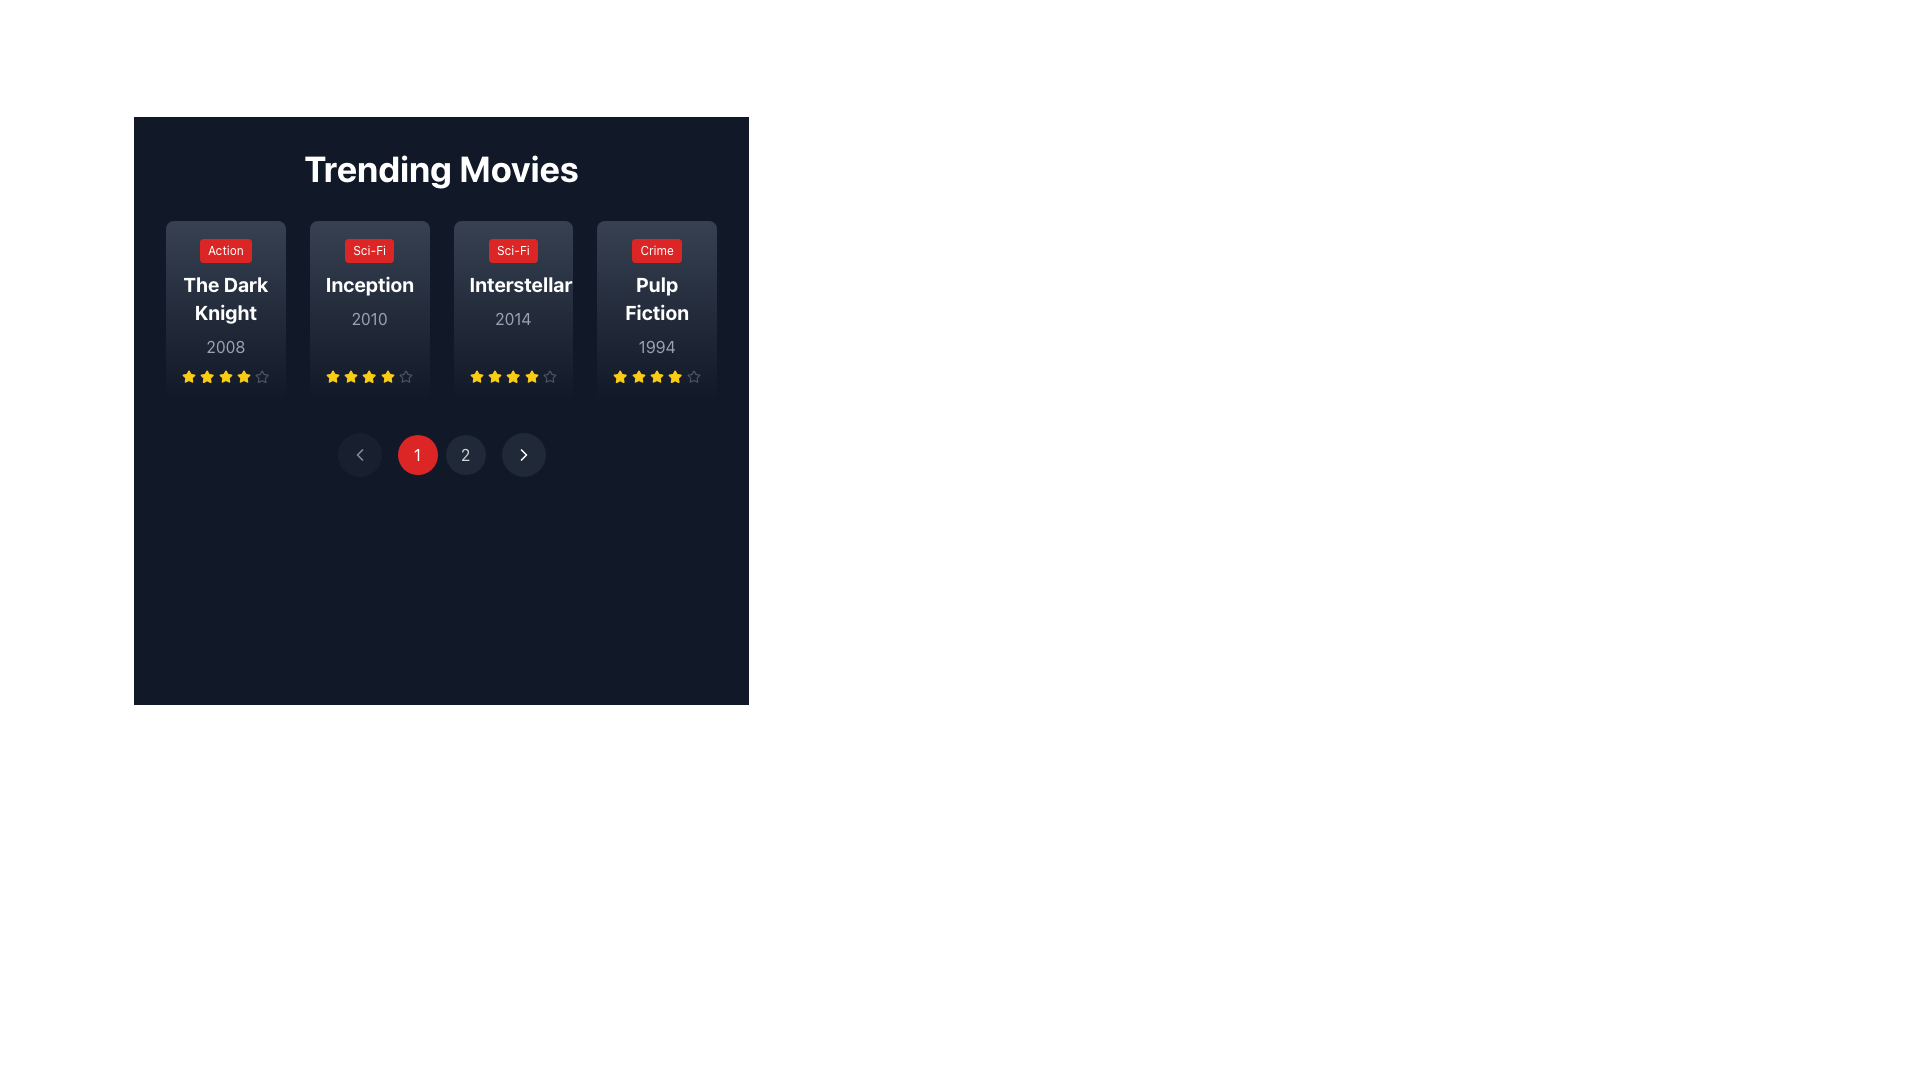  What do you see at coordinates (225, 376) in the screenshot?
I see `the fourth star icon in the rating system for 'The Dark Knight' to indicate a specific rating value` at bounding box center [225, 376].